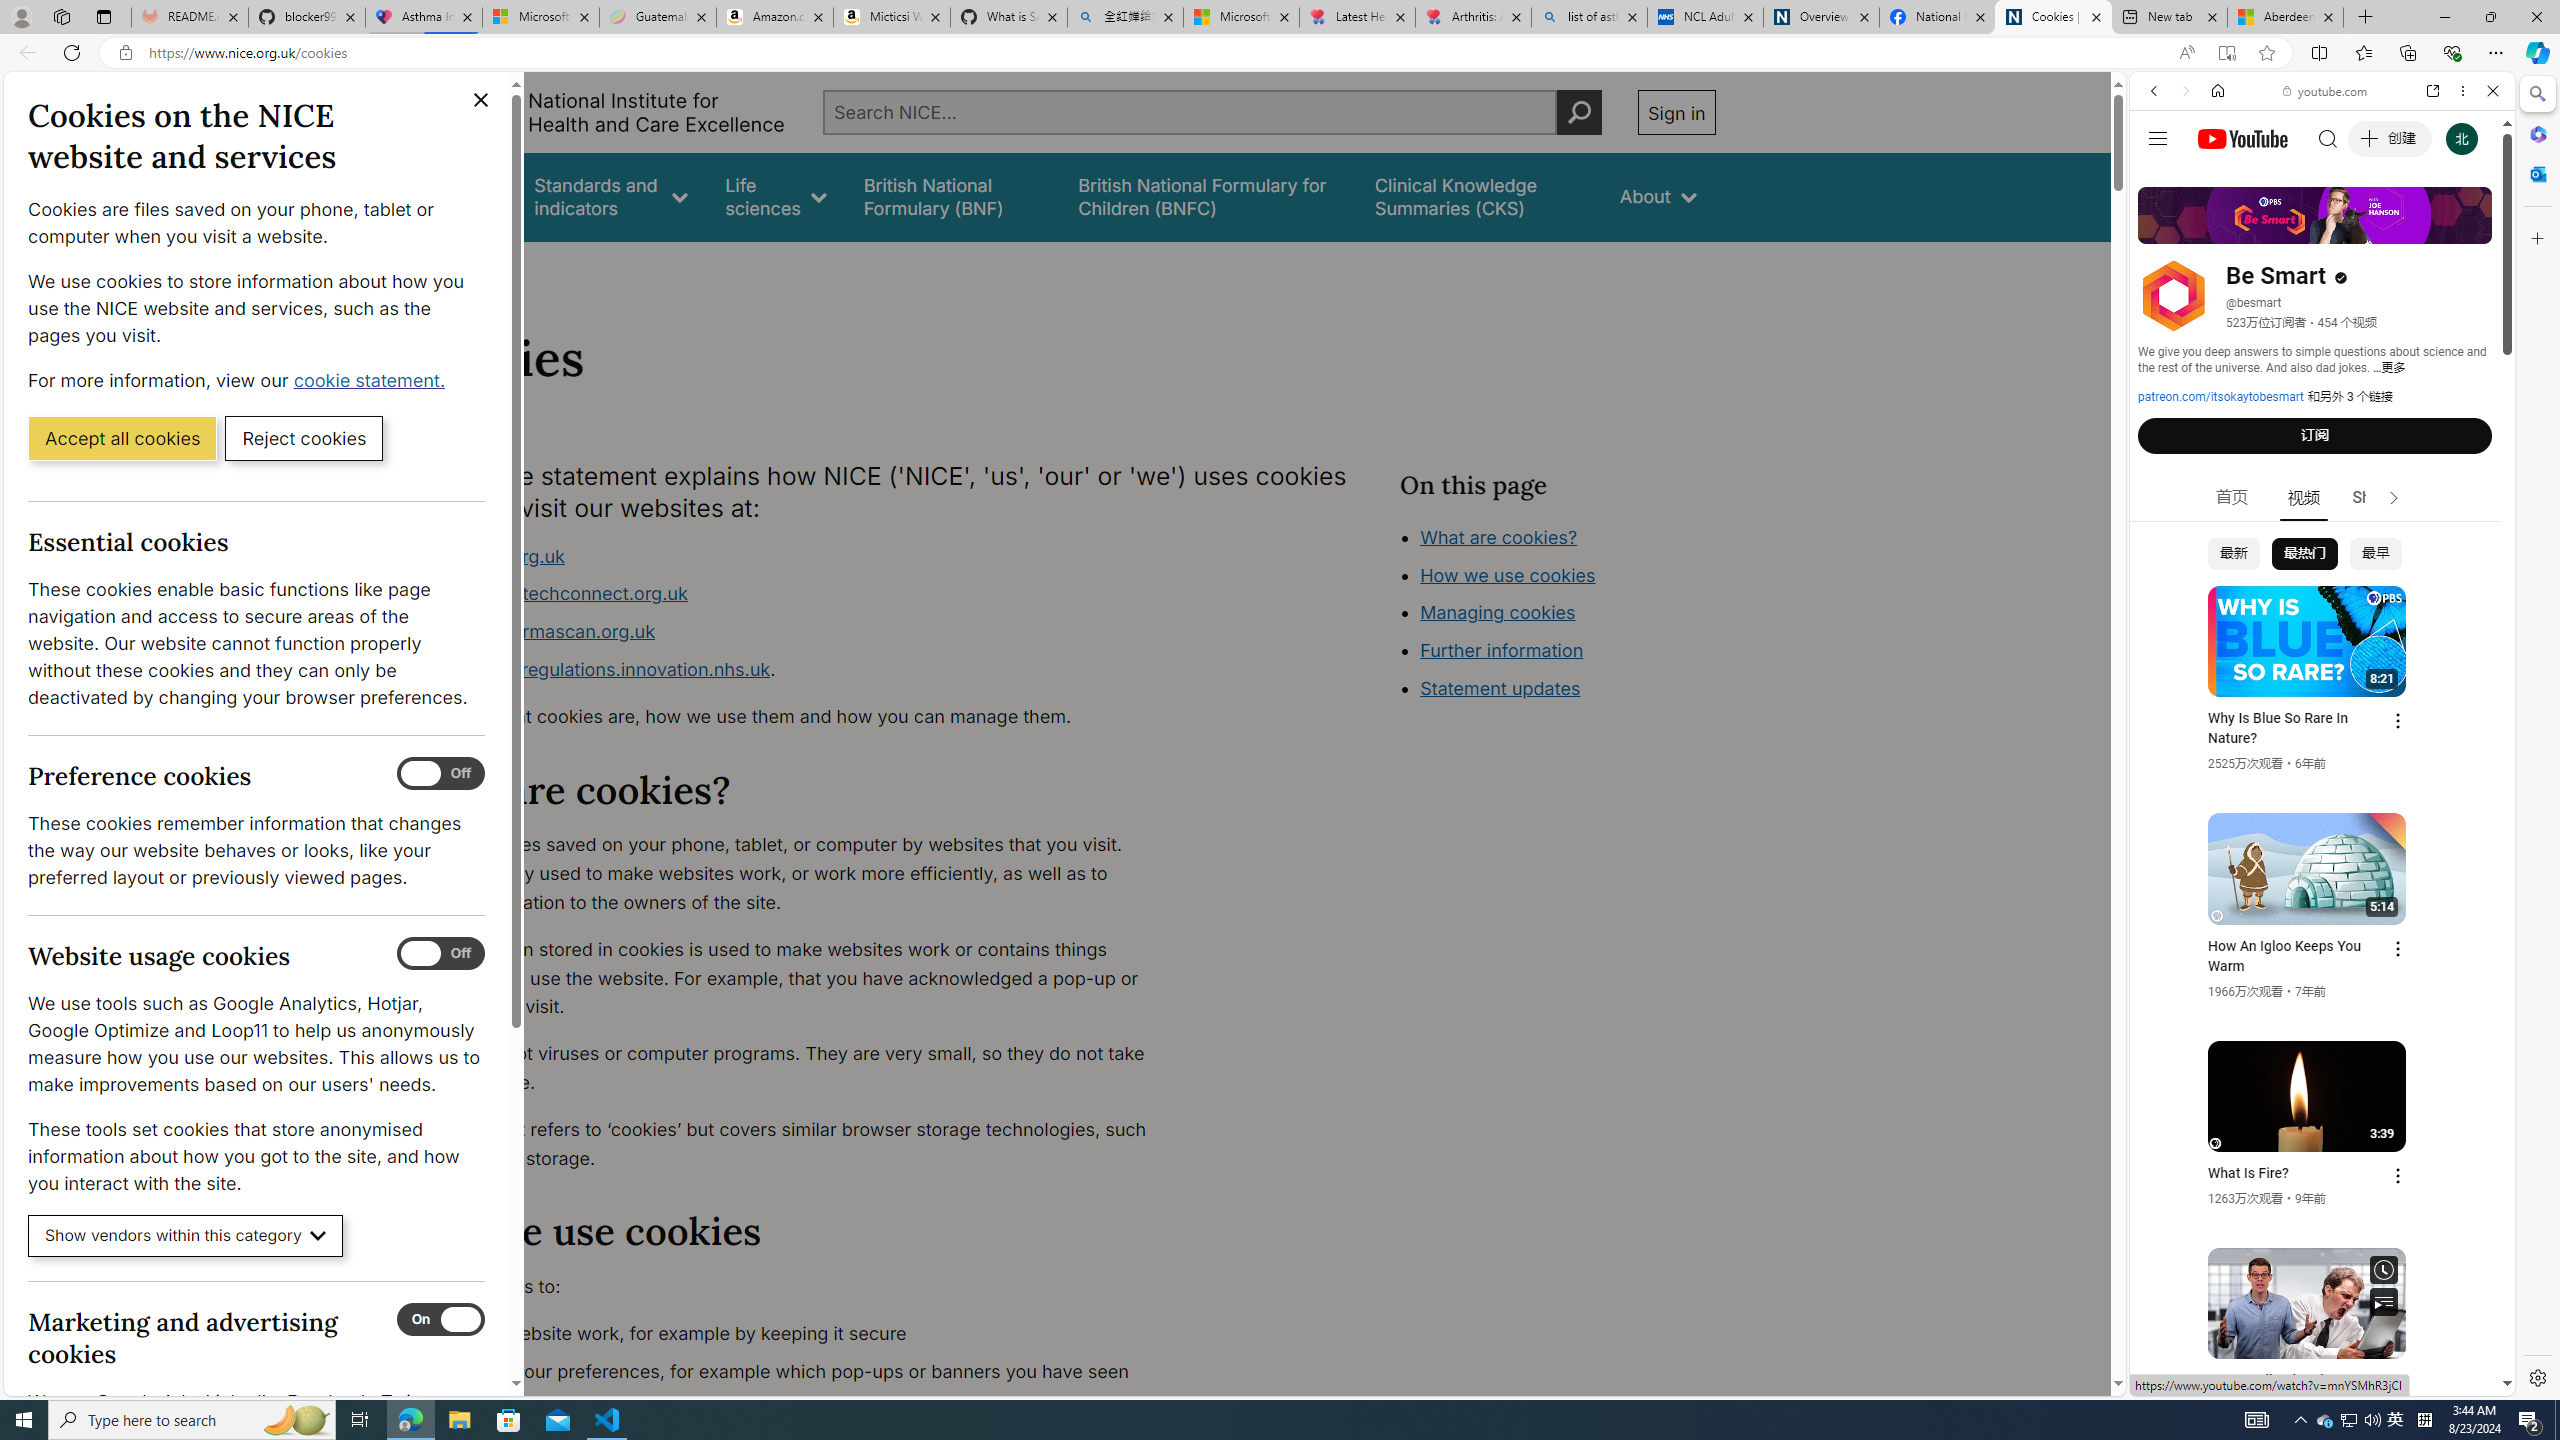 The height and width of the screenshot is (1440, 2560). Describe the element at coordinates (795, 1333) in the screenshot. I see `'make our website work, for example by keeping it secure'` at that location.